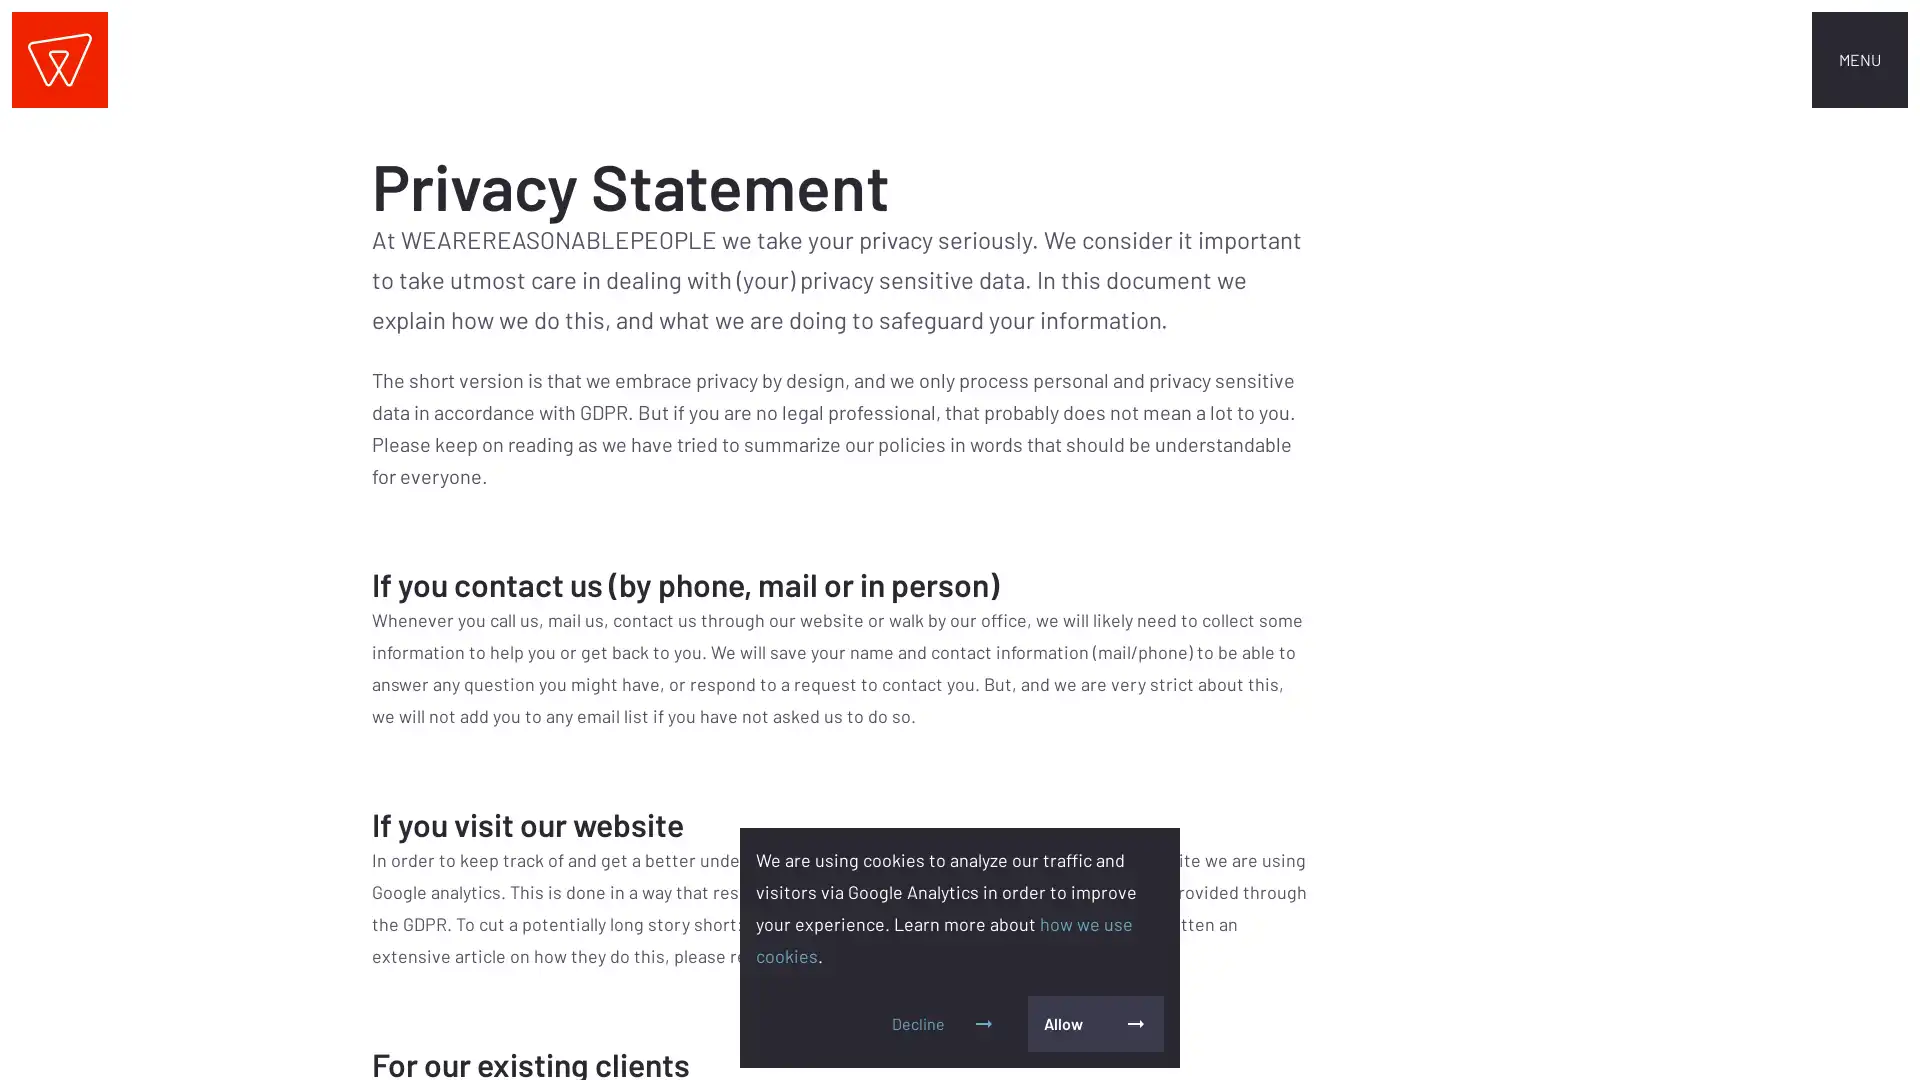  What do you see at coordinates (943, 1023) in the screenshot?
I see `Decline` at bounding box center [943, 1023].